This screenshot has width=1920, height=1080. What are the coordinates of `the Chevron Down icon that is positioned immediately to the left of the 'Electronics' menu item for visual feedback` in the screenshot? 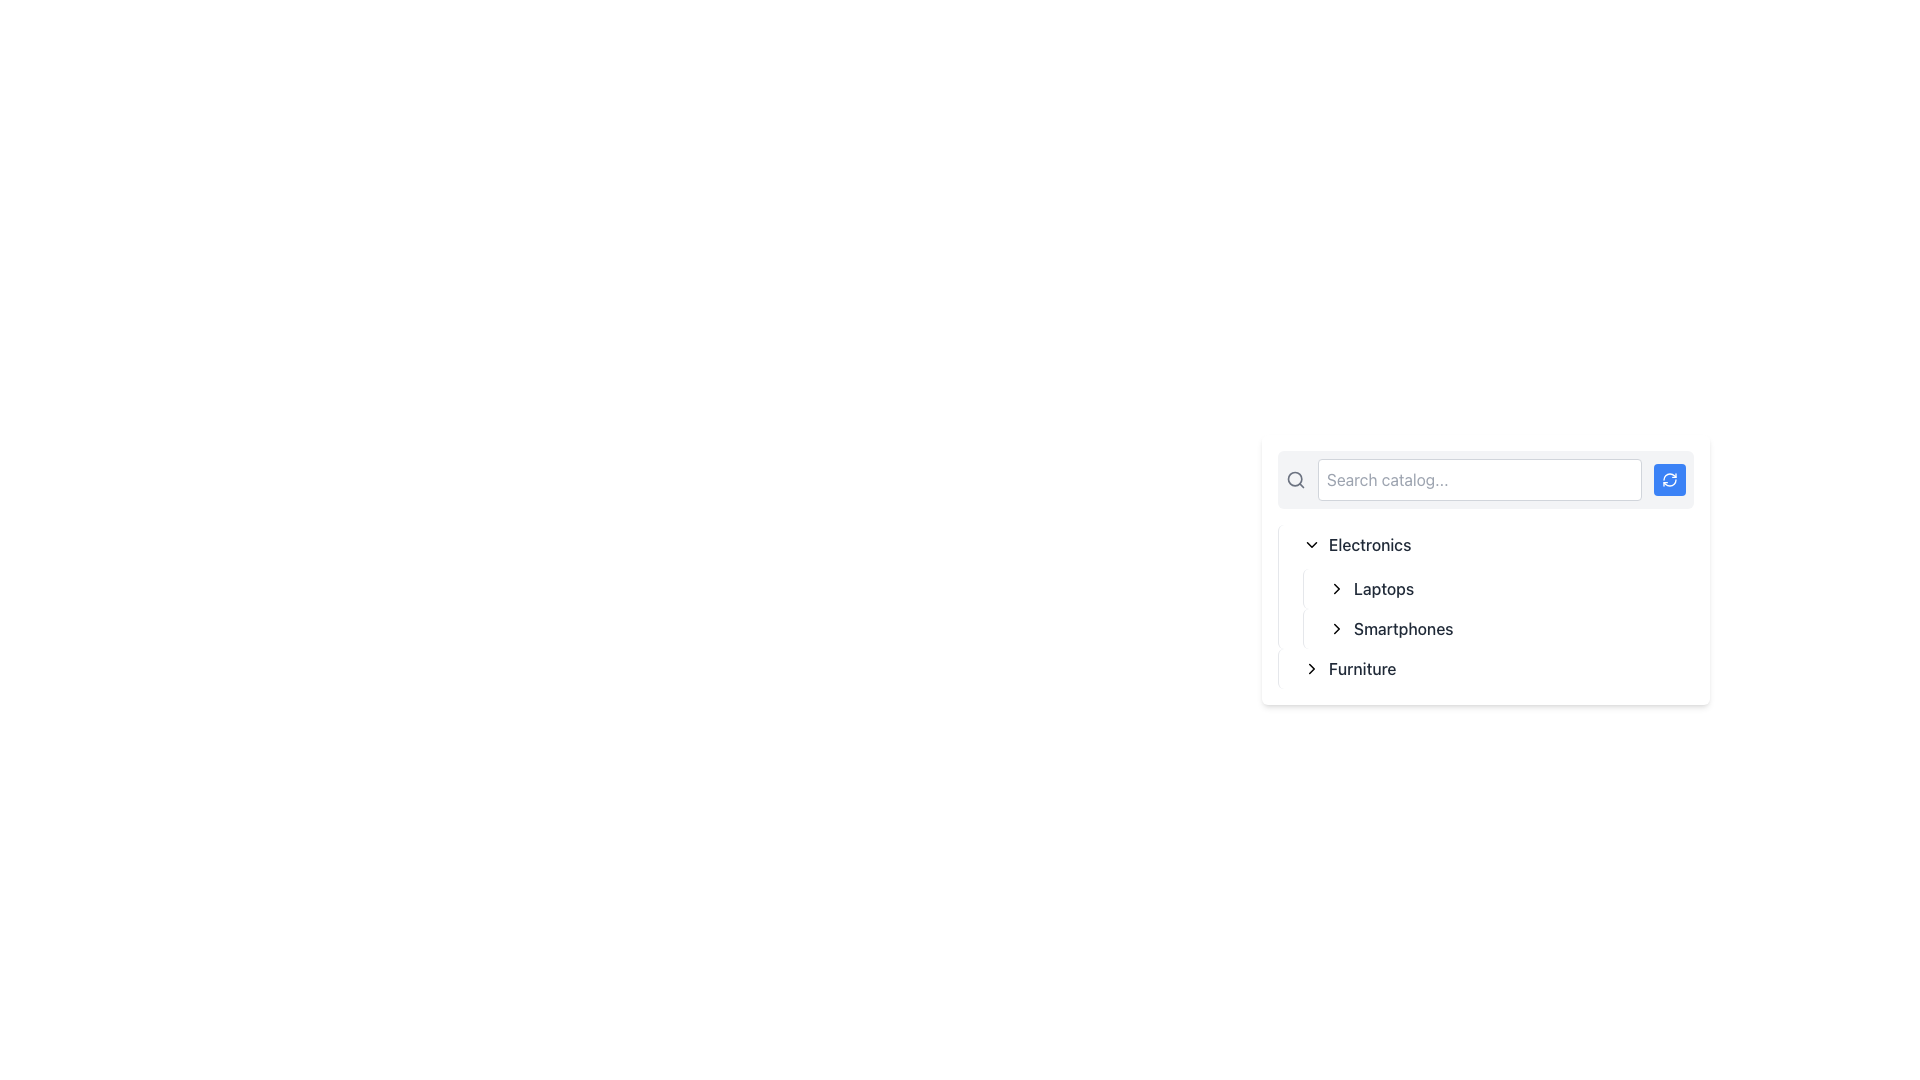 It's located at (1311, 544).